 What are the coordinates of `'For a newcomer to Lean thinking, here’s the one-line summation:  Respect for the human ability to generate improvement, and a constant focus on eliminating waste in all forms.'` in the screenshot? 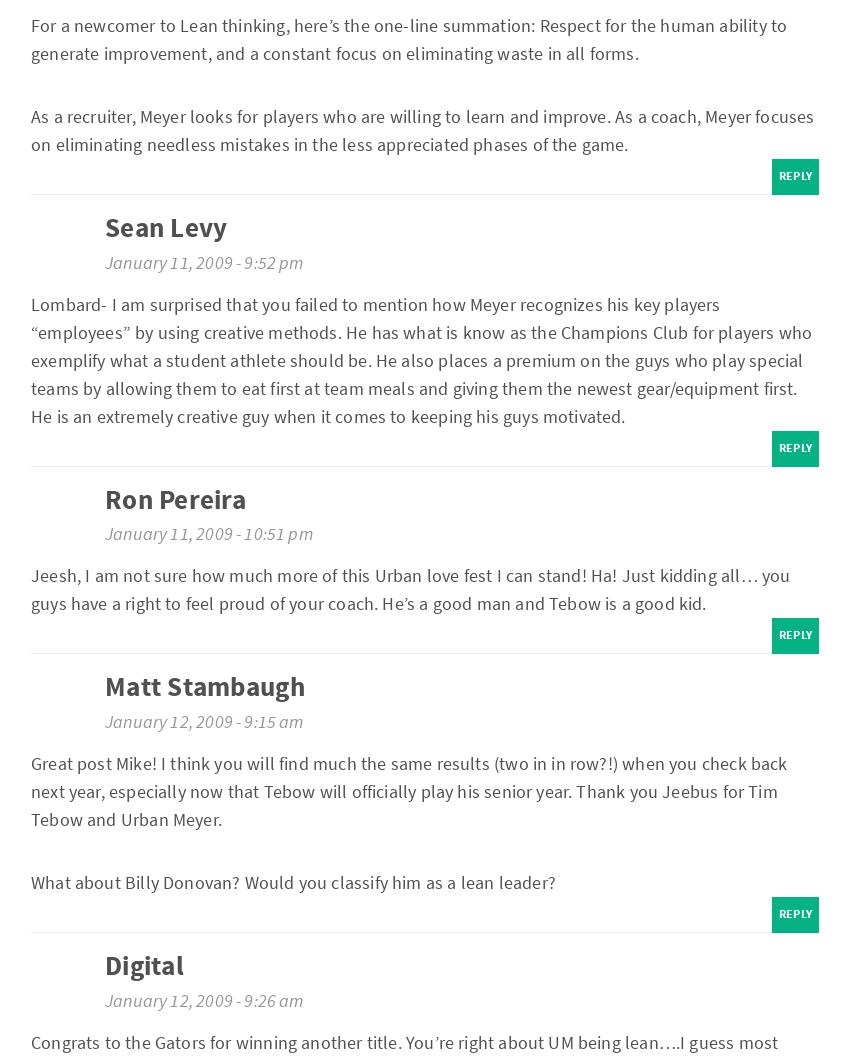 It's located at (409, 38).